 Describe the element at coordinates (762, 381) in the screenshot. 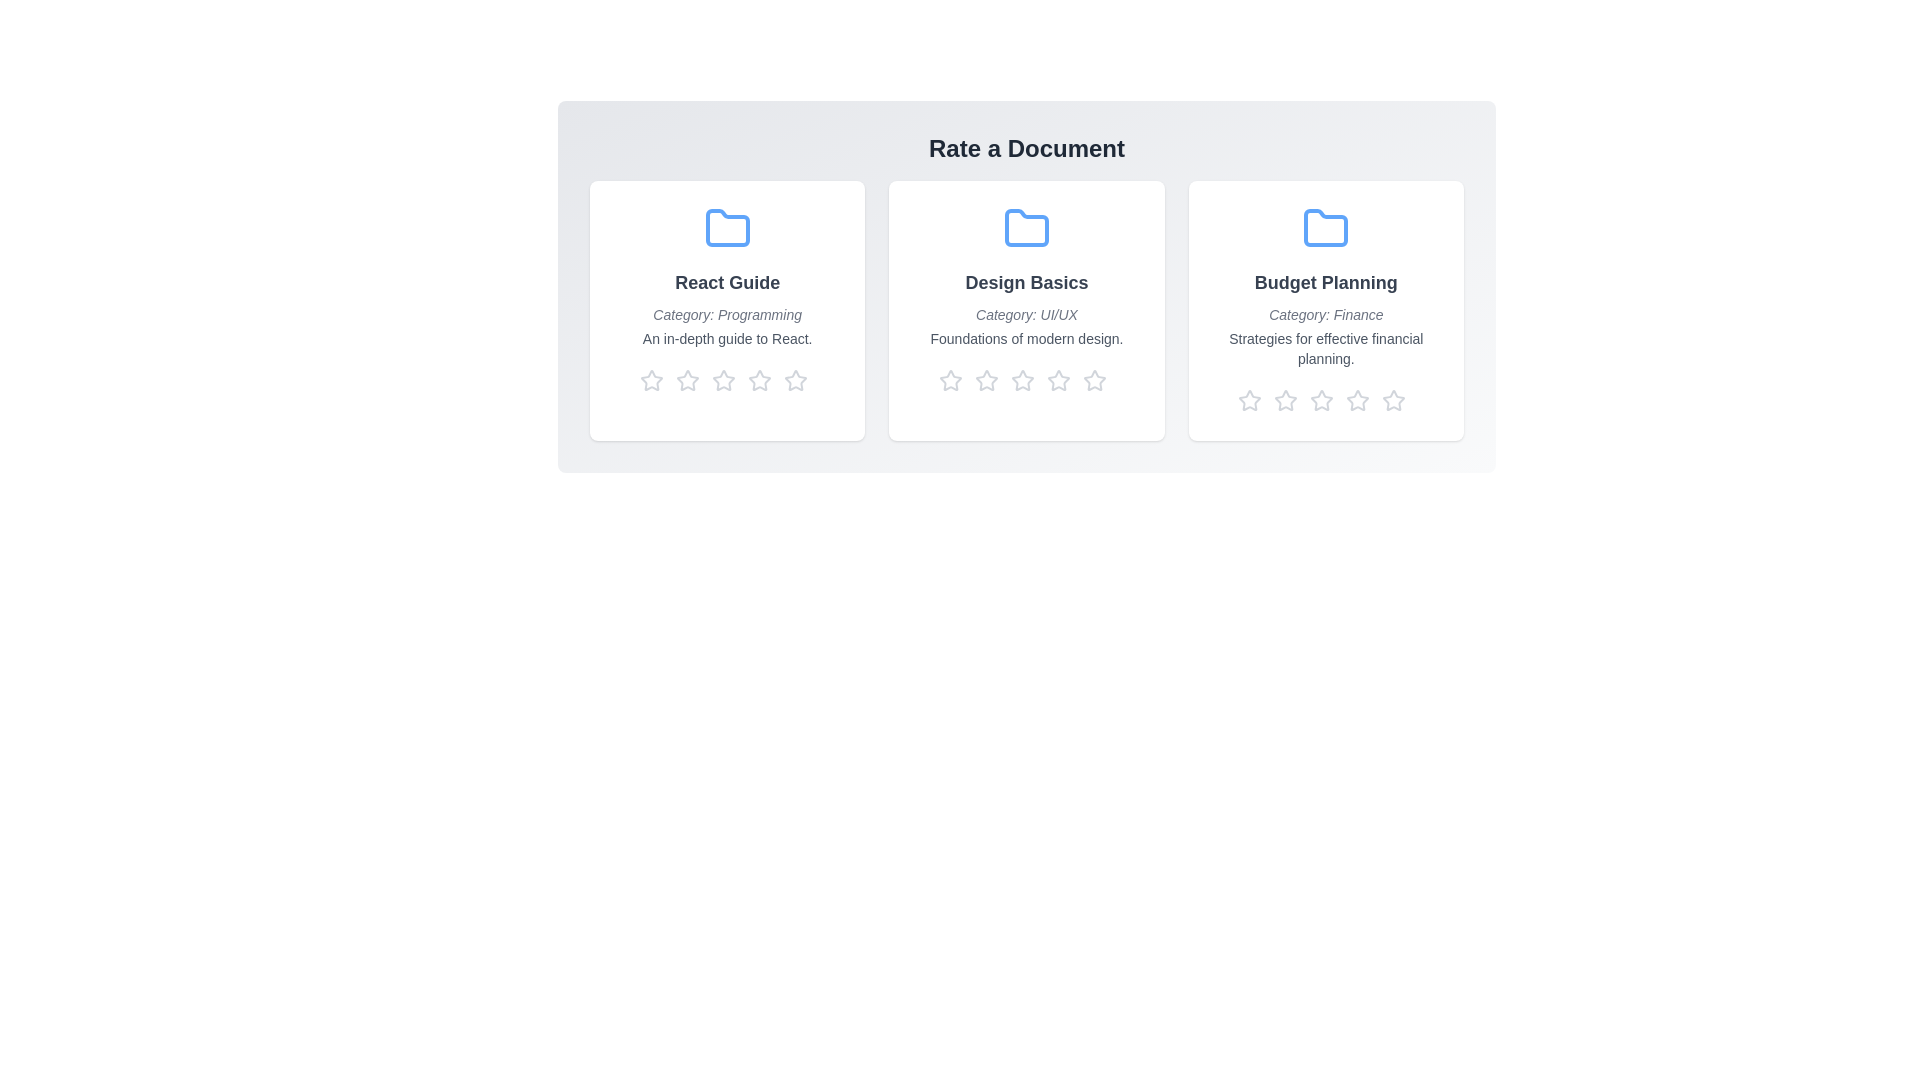

I see `the star corresponding to 4 stars to preview the rating` at that location.